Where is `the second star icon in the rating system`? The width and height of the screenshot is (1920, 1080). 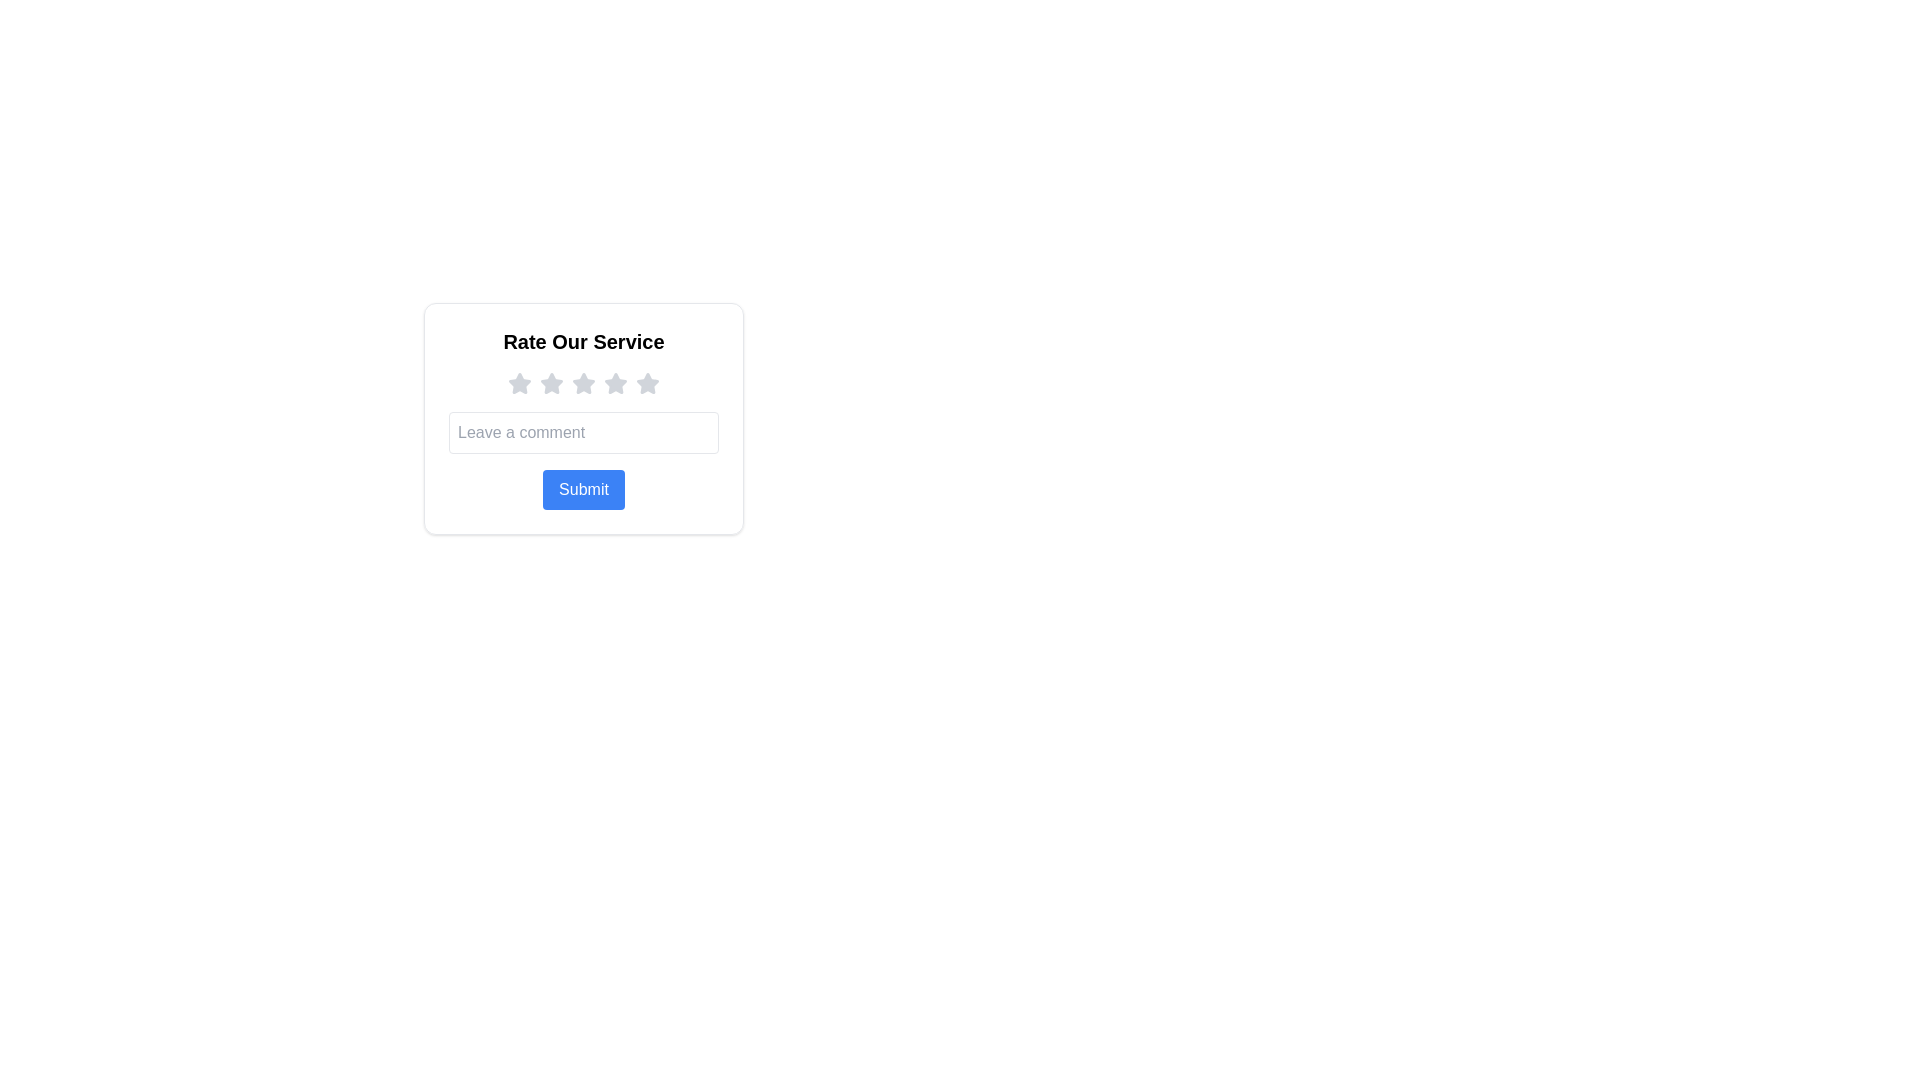
the second star icon in the rating system is located at coordinates (552, 383).